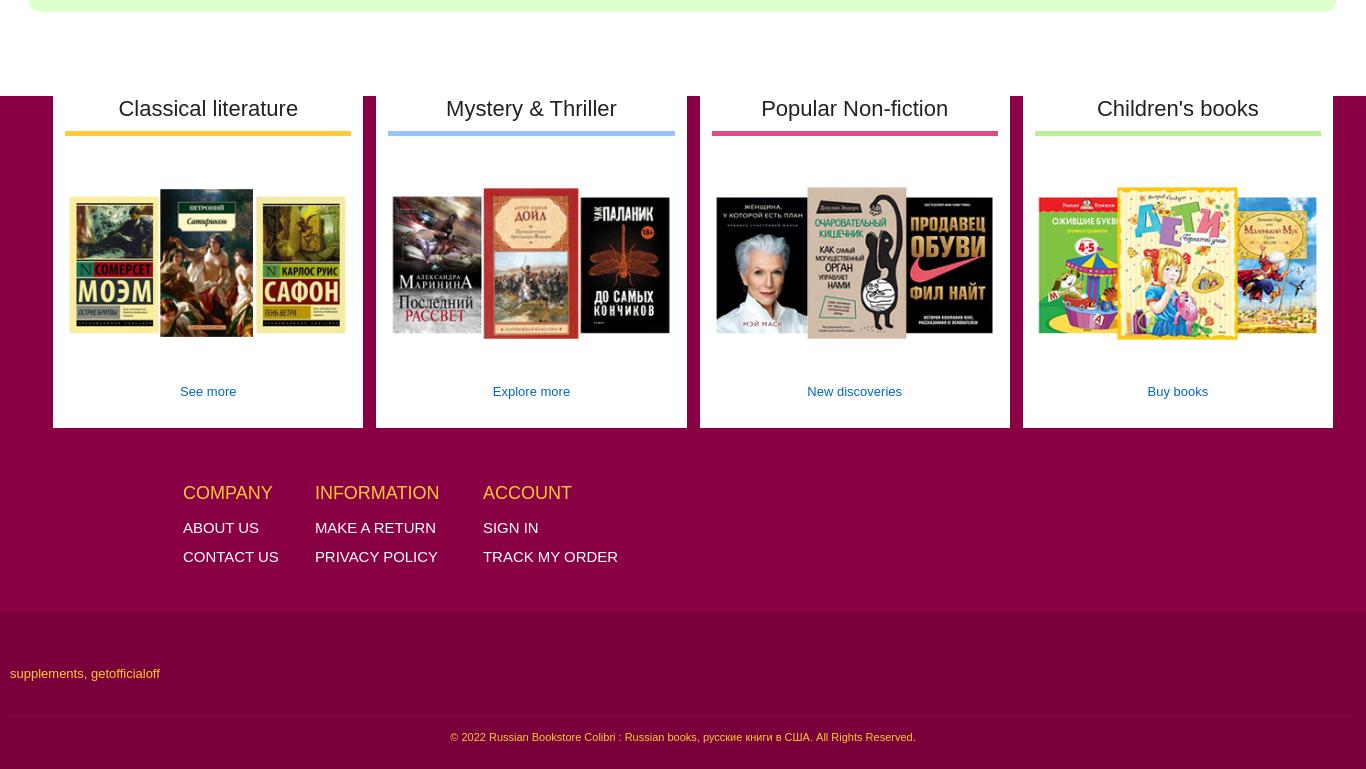  I want to click on 'Make a Return', so click(373, 526).